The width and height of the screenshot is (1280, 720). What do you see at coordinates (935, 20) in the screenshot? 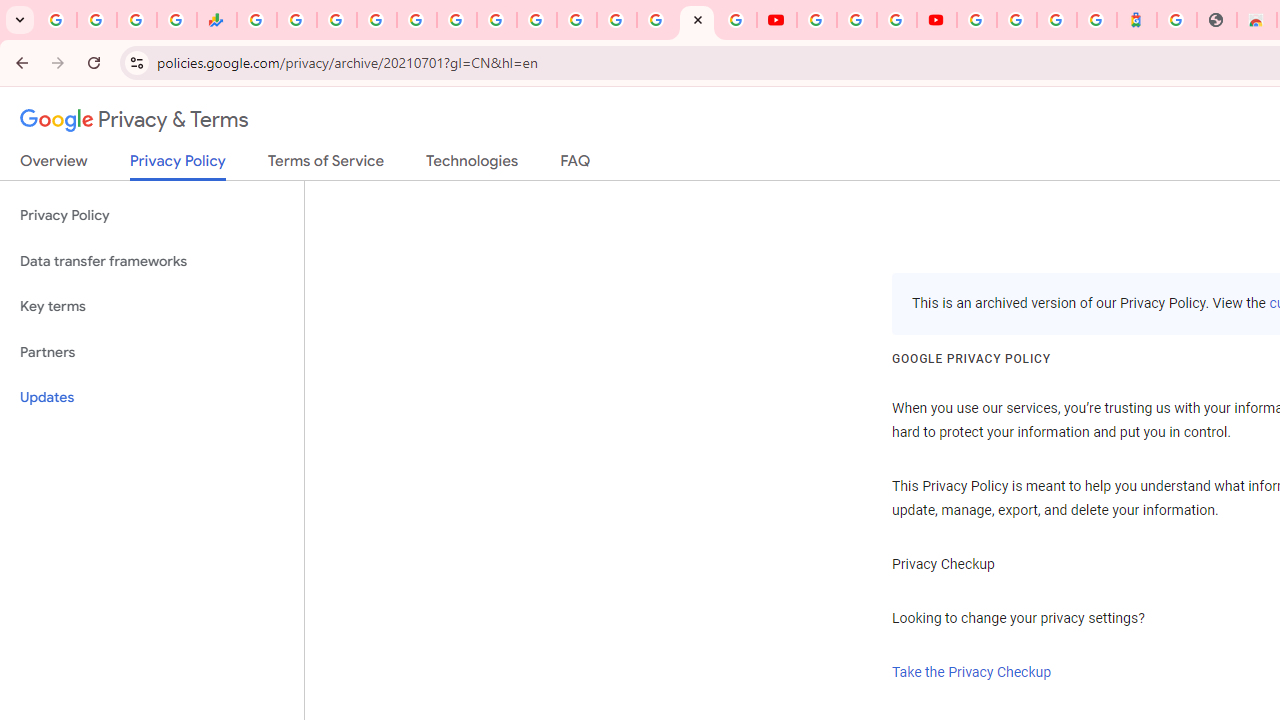
I see `'Content Creator Programs & Opportunities - YouTube Creators'` at bounding box center [935, 20].